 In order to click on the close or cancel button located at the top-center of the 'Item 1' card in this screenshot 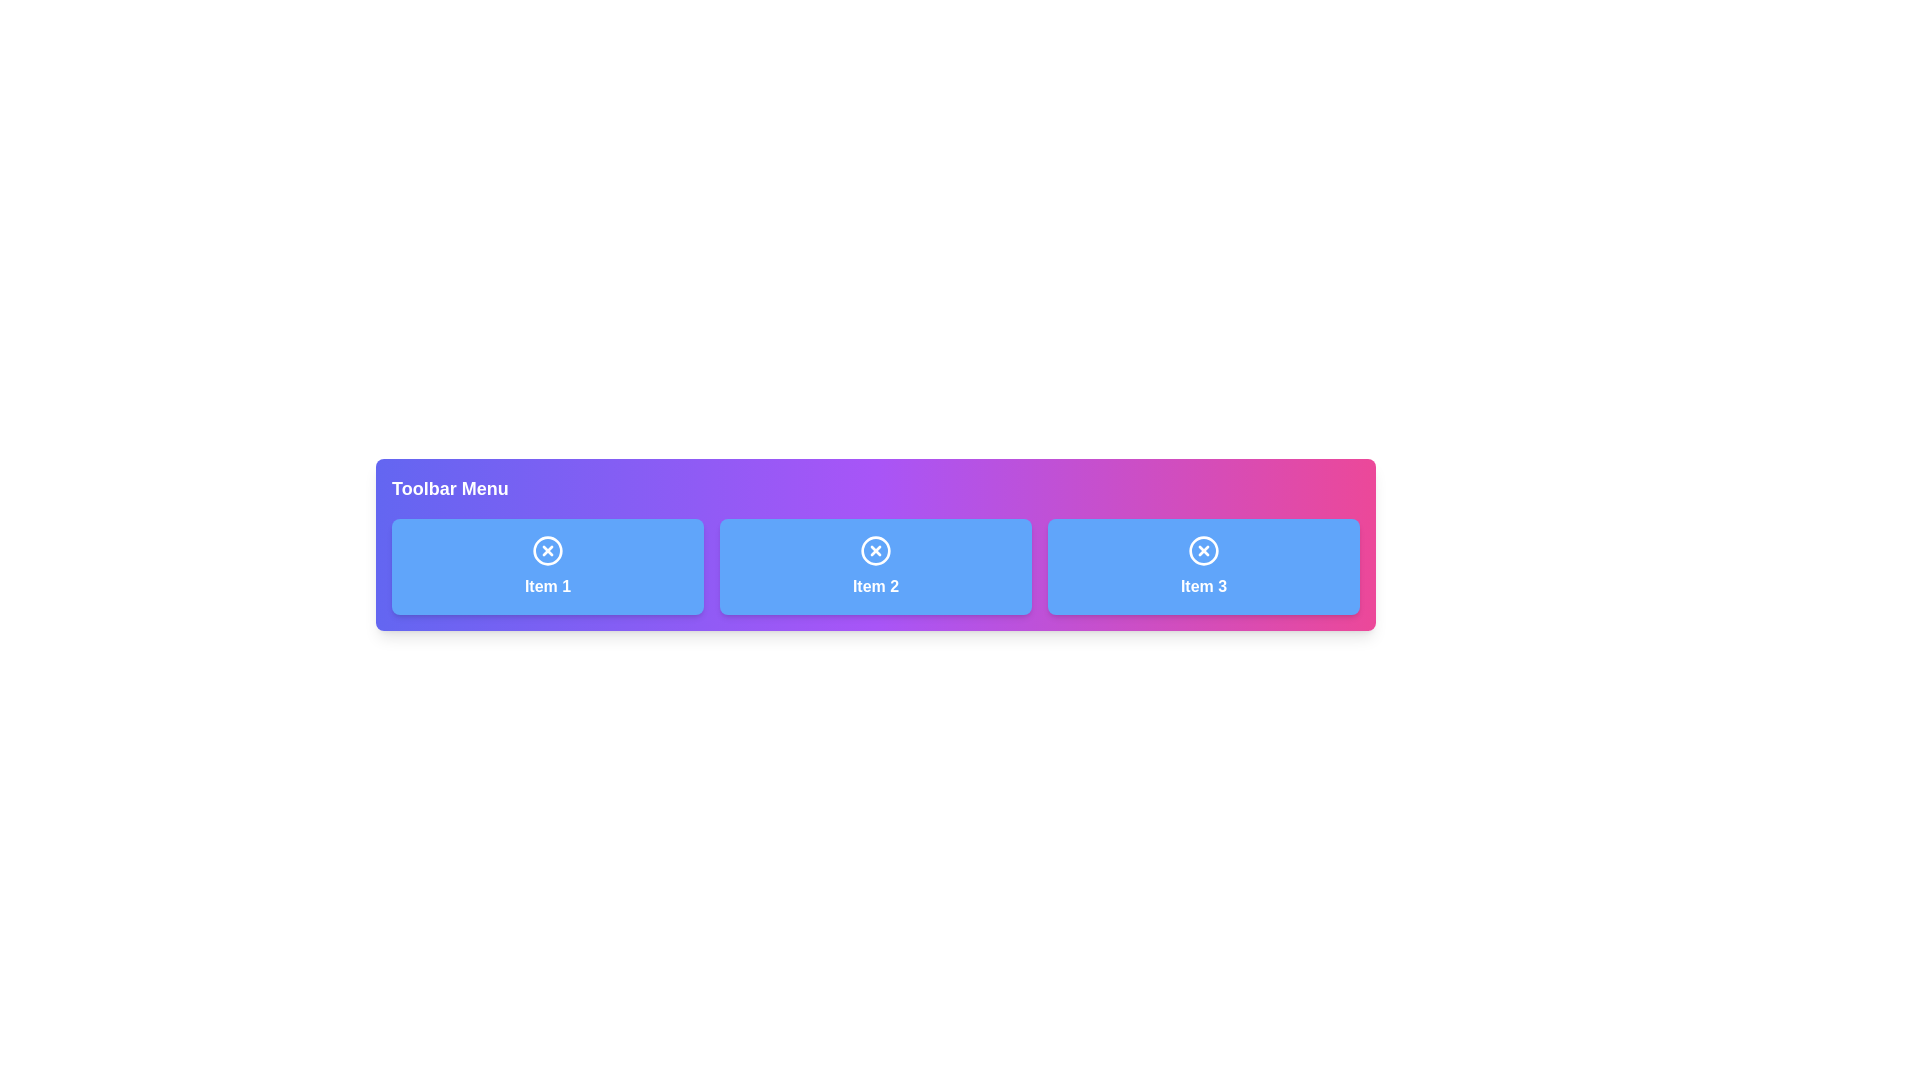, I will do `click(547, 551)`.